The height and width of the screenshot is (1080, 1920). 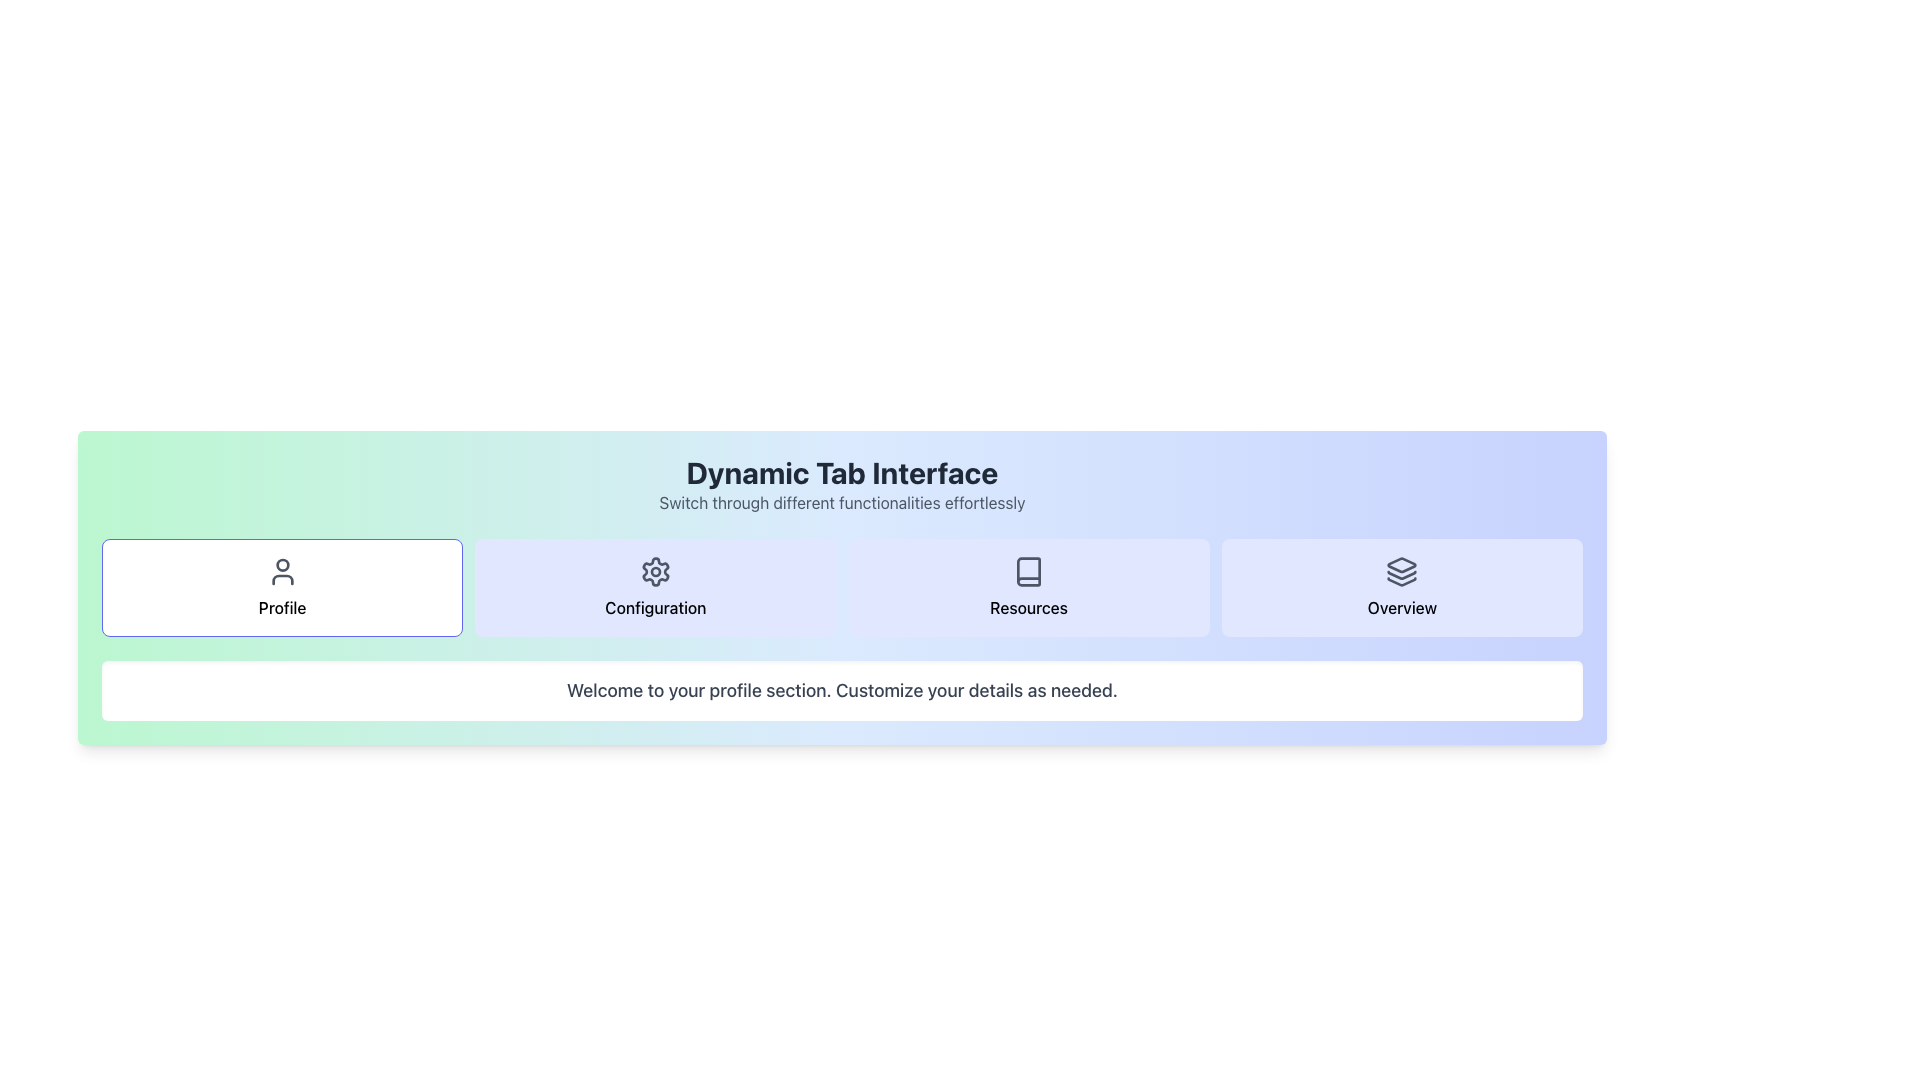 What do you see at coordinates (655, 607) in the screenshot?
I see `the 'Configuration' text label located below the gear icon in the navigation interface` at bounding box center [655, 607].